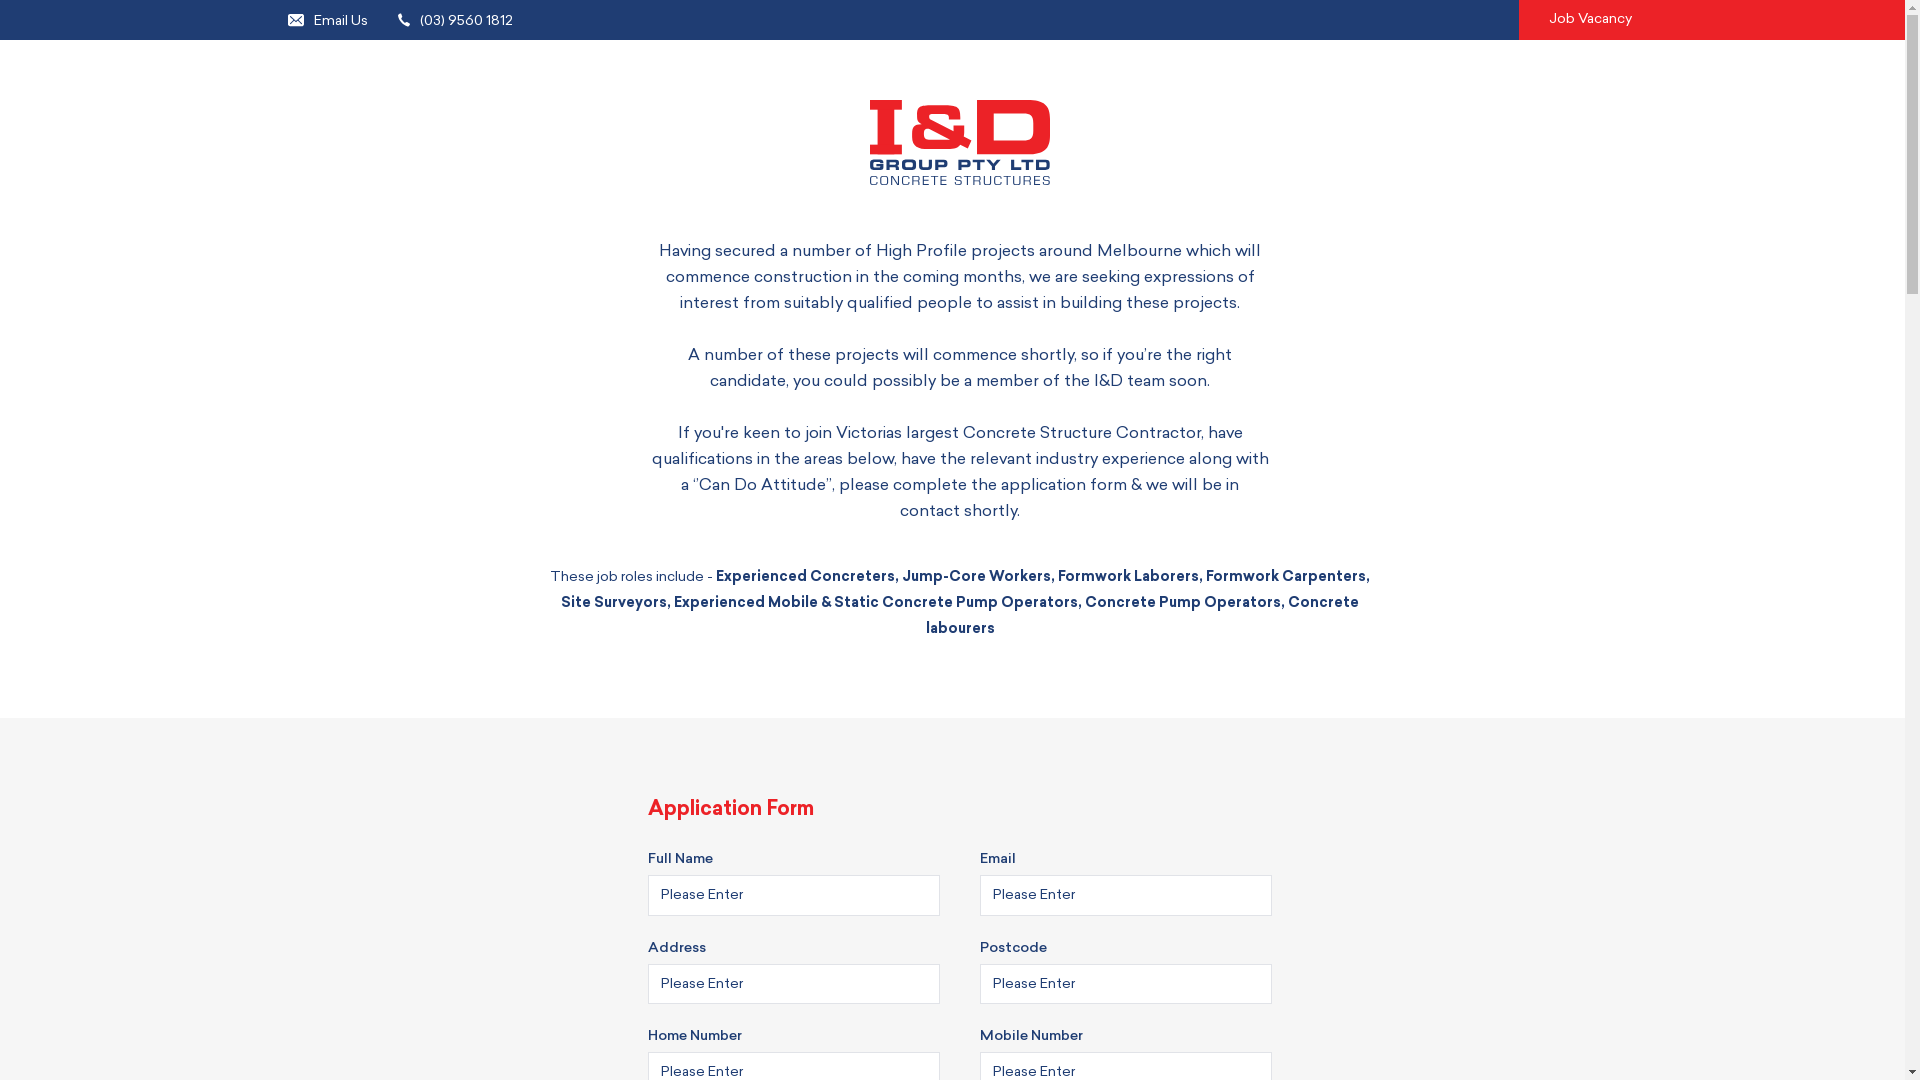  I want to click on 'Email Us', so click(327, 19).